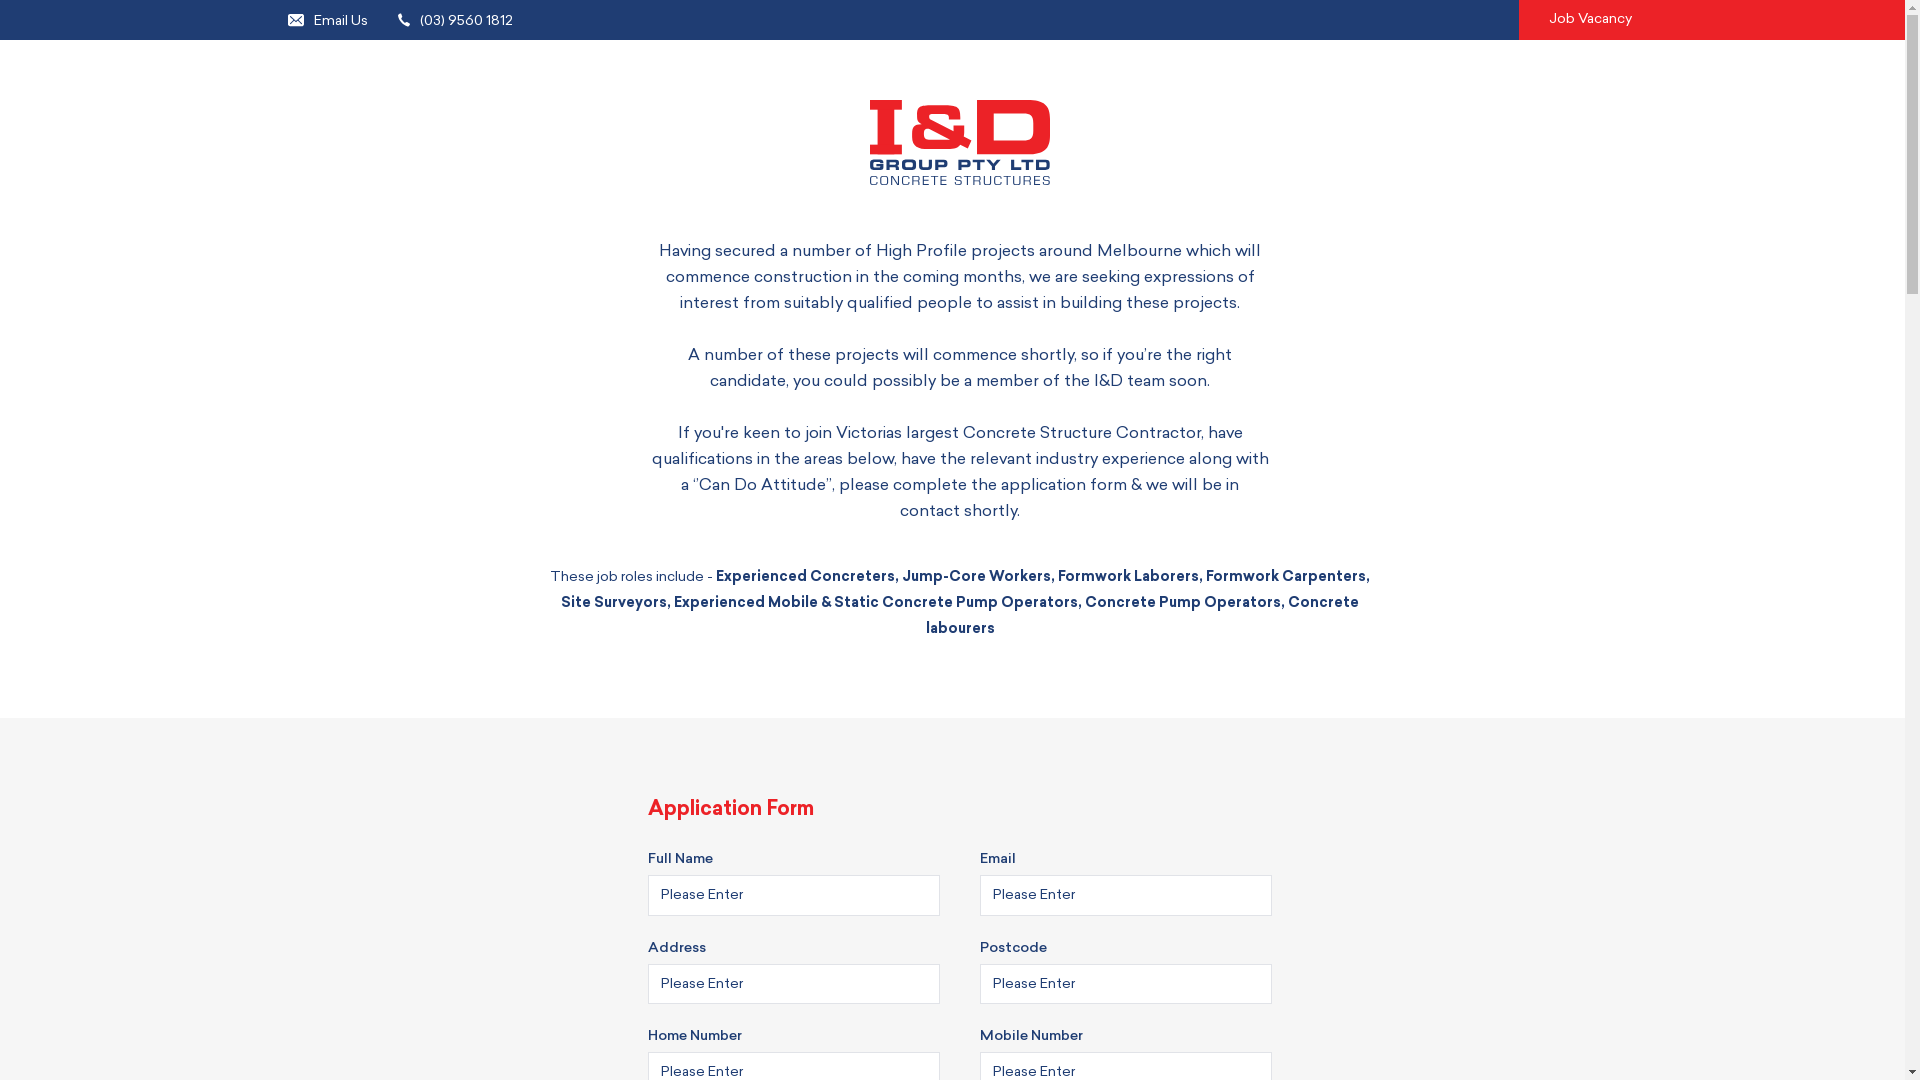  I want to click on 'Email Us', so click(327, 19).